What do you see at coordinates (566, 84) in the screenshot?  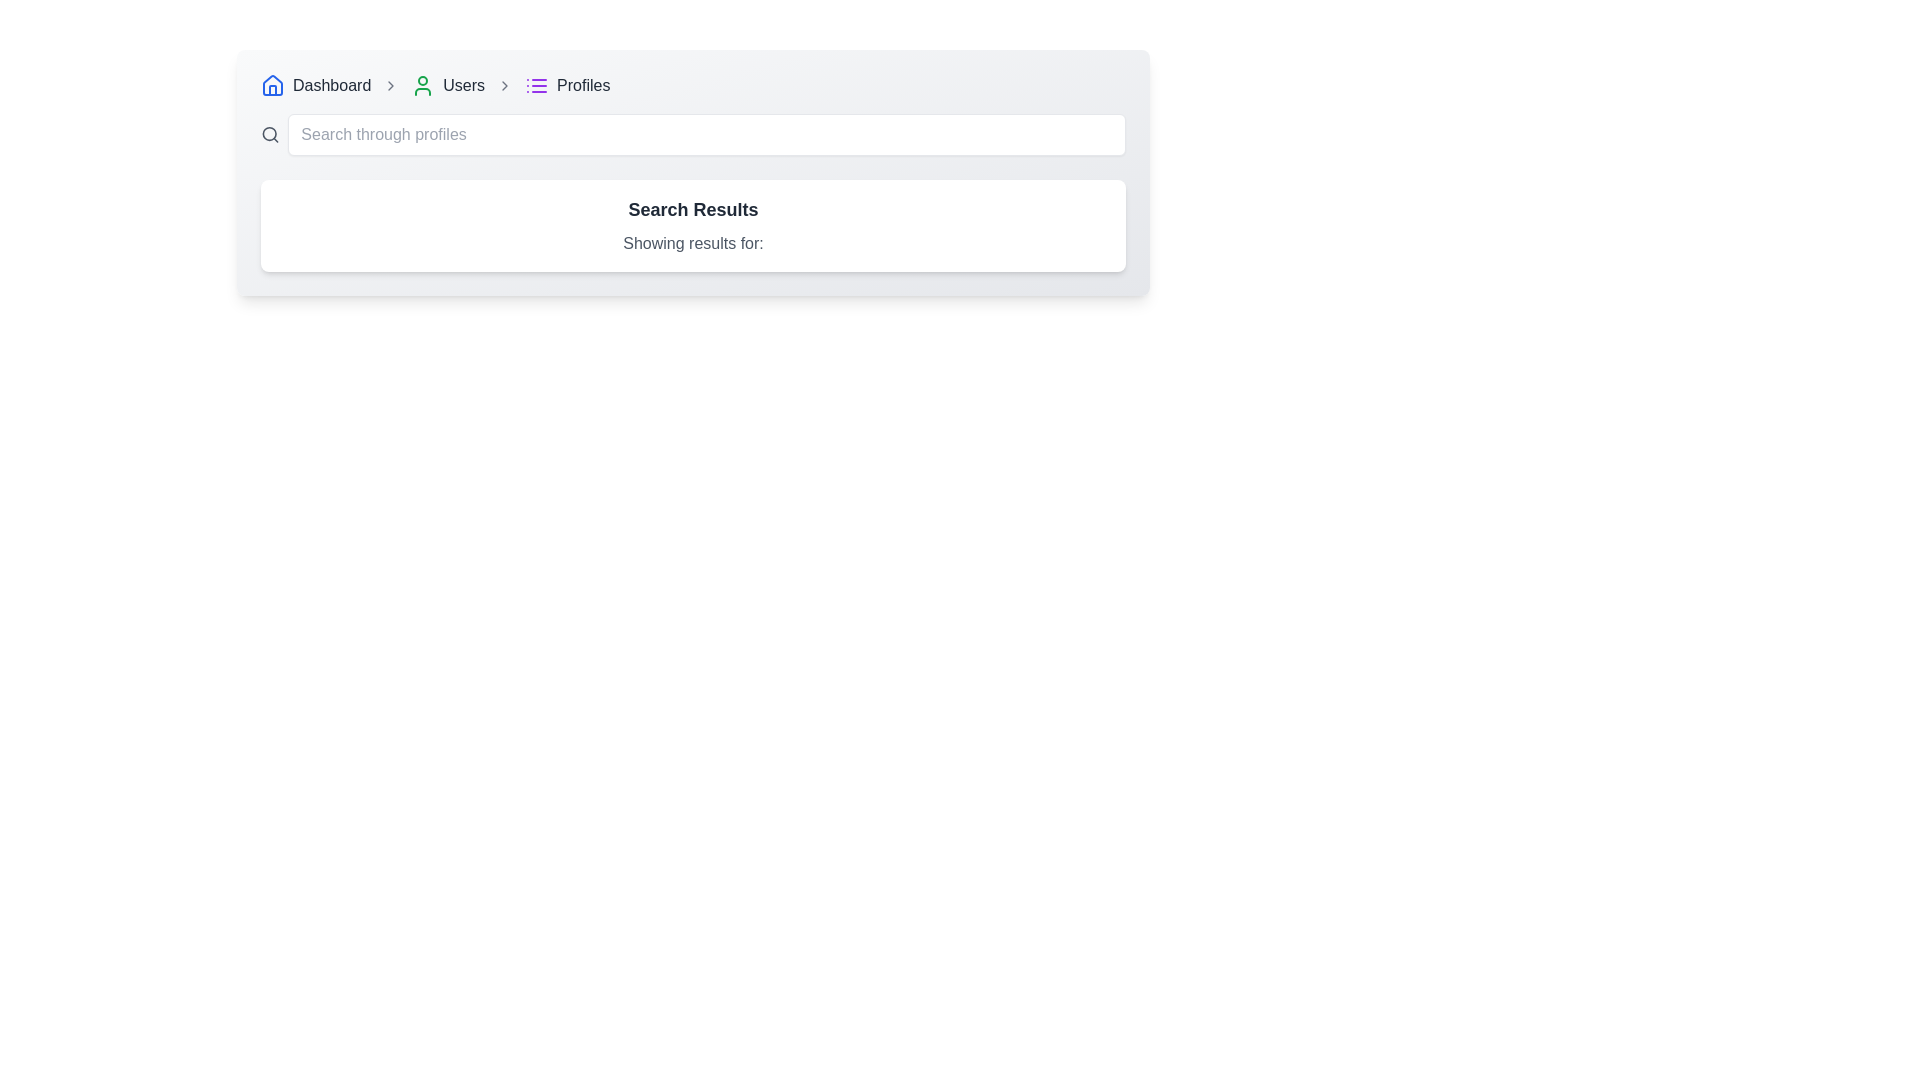 I see `the interactive breadcrumb link labeled 'Profiles' with a list icon` at bounding box center [566, 84].